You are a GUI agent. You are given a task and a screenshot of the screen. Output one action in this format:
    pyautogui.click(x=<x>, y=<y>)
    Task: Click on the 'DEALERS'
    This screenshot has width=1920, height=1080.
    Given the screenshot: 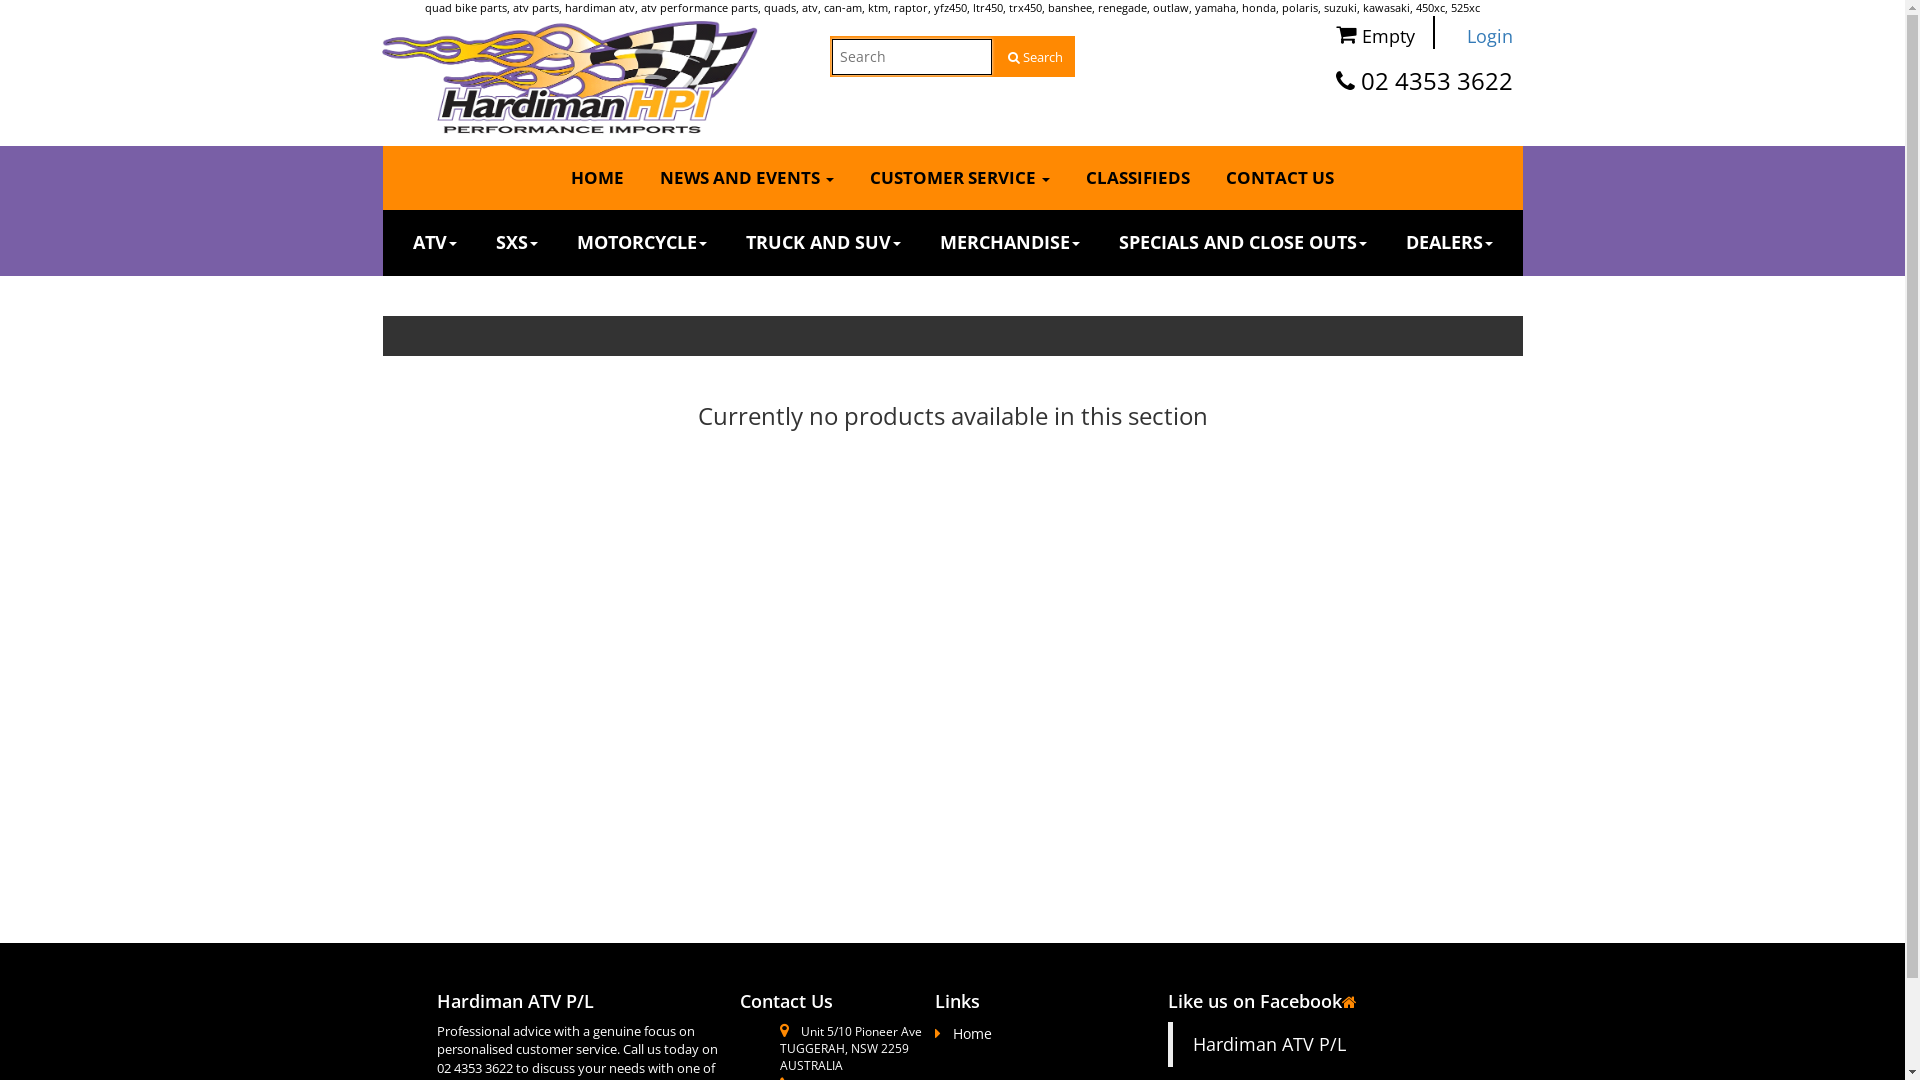 What is the action you would take?
    pyautogui.click(x=1449, y=242)
    